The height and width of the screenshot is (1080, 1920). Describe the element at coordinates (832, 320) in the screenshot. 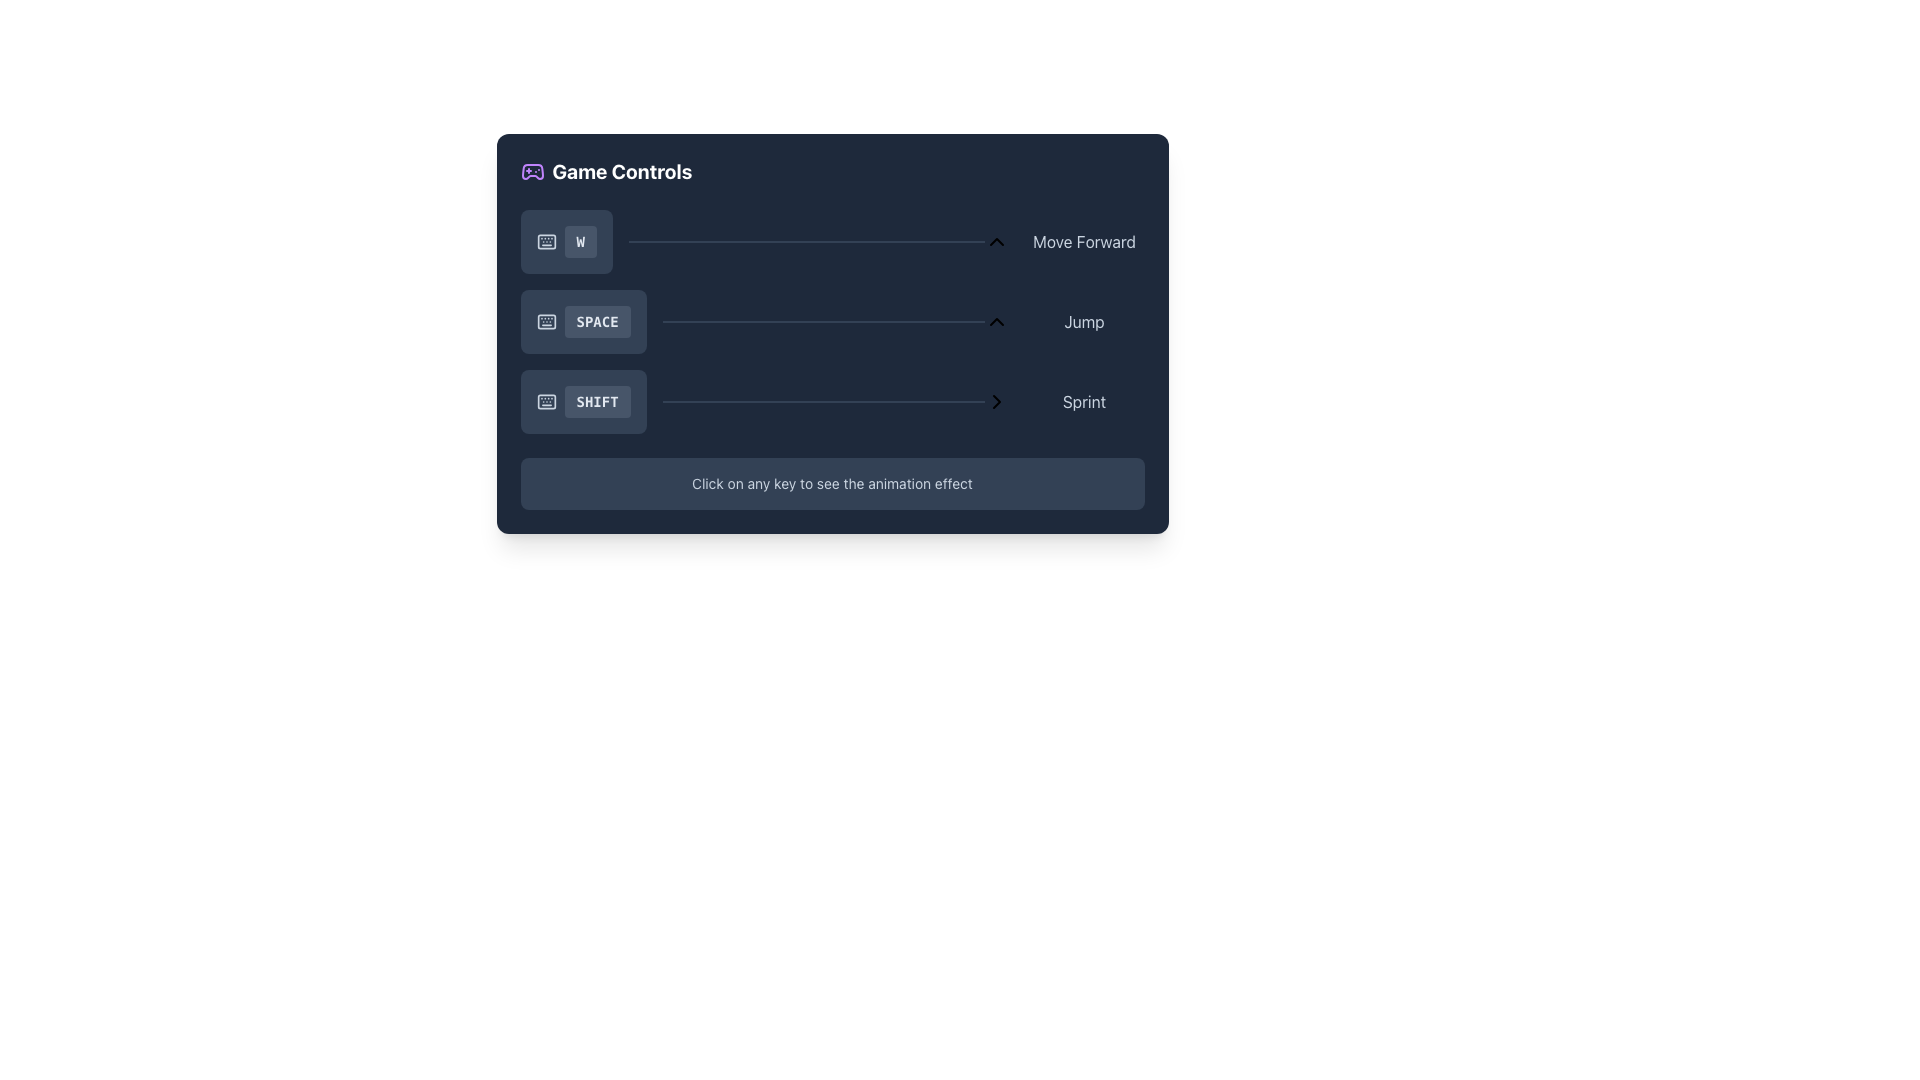

I see `the layout of the Control List, which consists of three interactive rows displaying control keys and their actions within the 'Game Controls' section` at that location.